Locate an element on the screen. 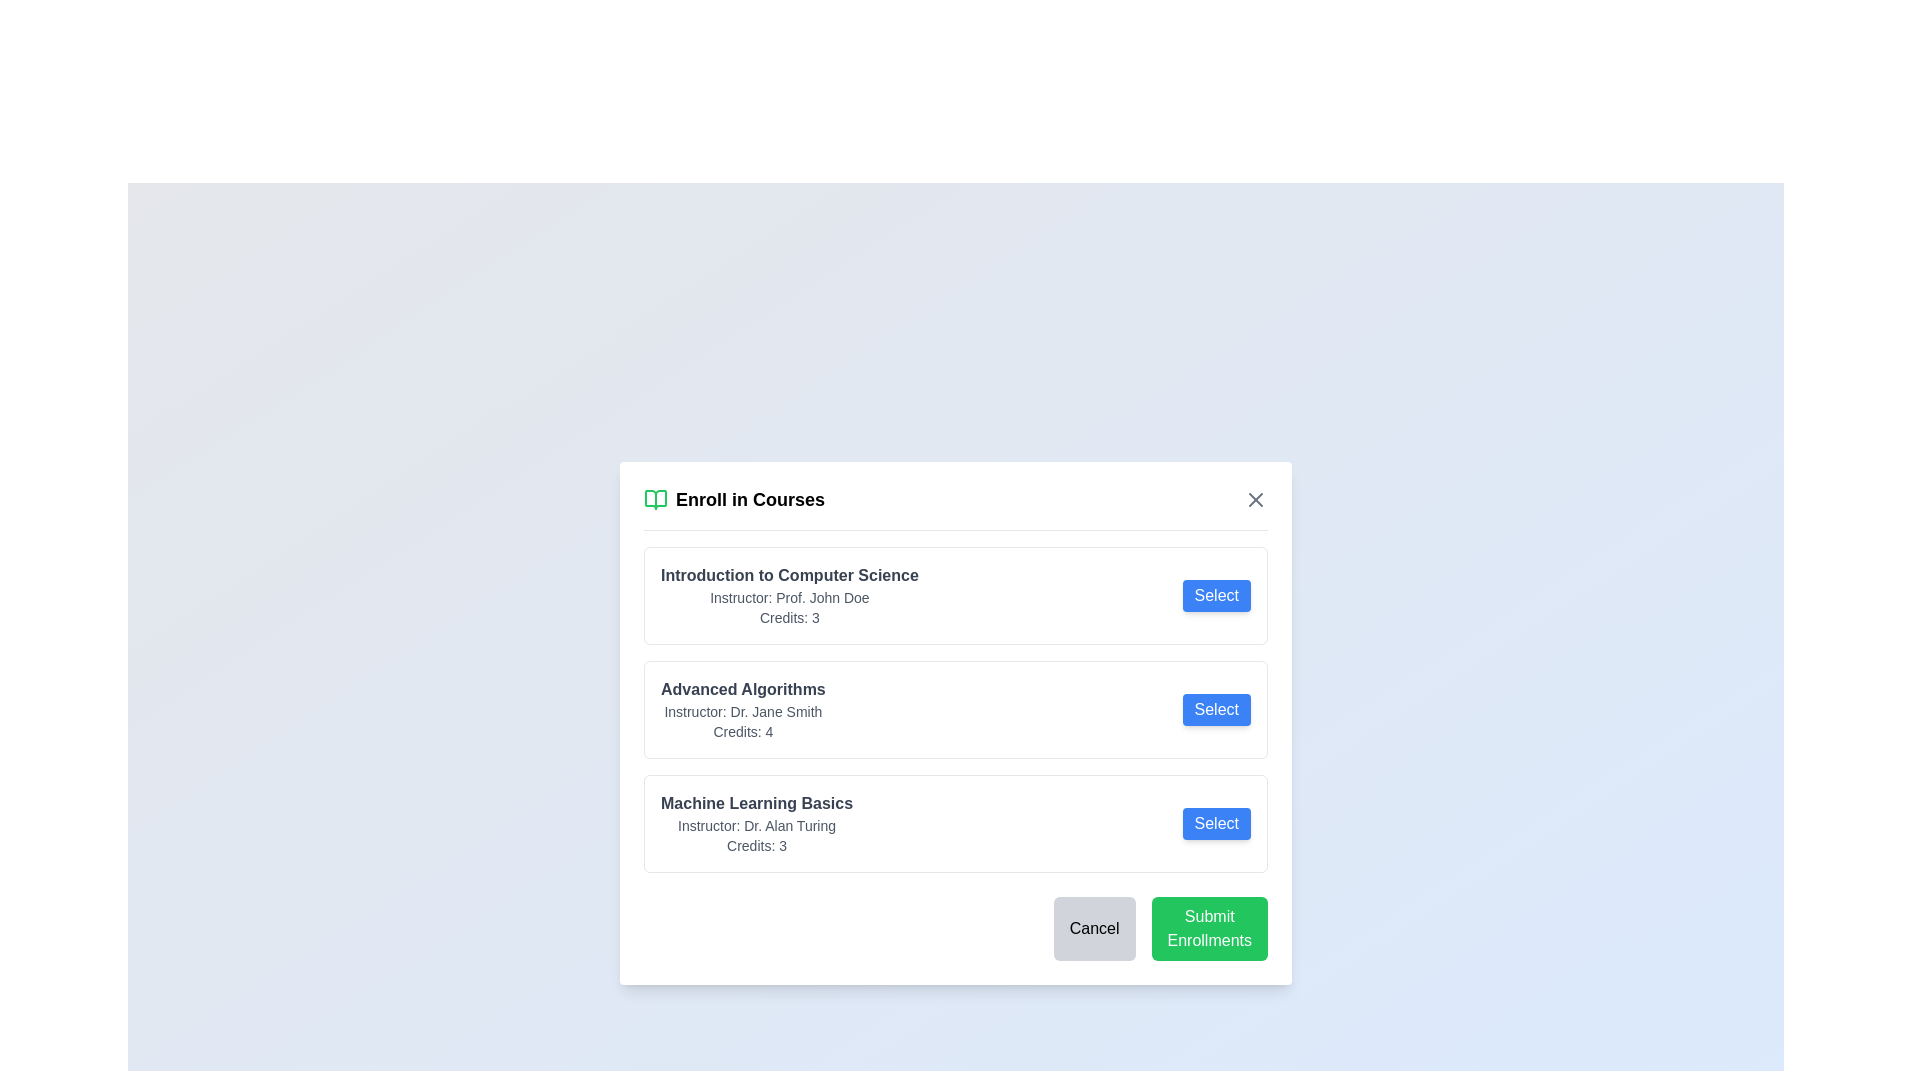  the static text element displaying 'Credits: 3', which is located below the instructor details in the card group for the course 'Introduction to Computer Science' is located at coordinates (788, 616).